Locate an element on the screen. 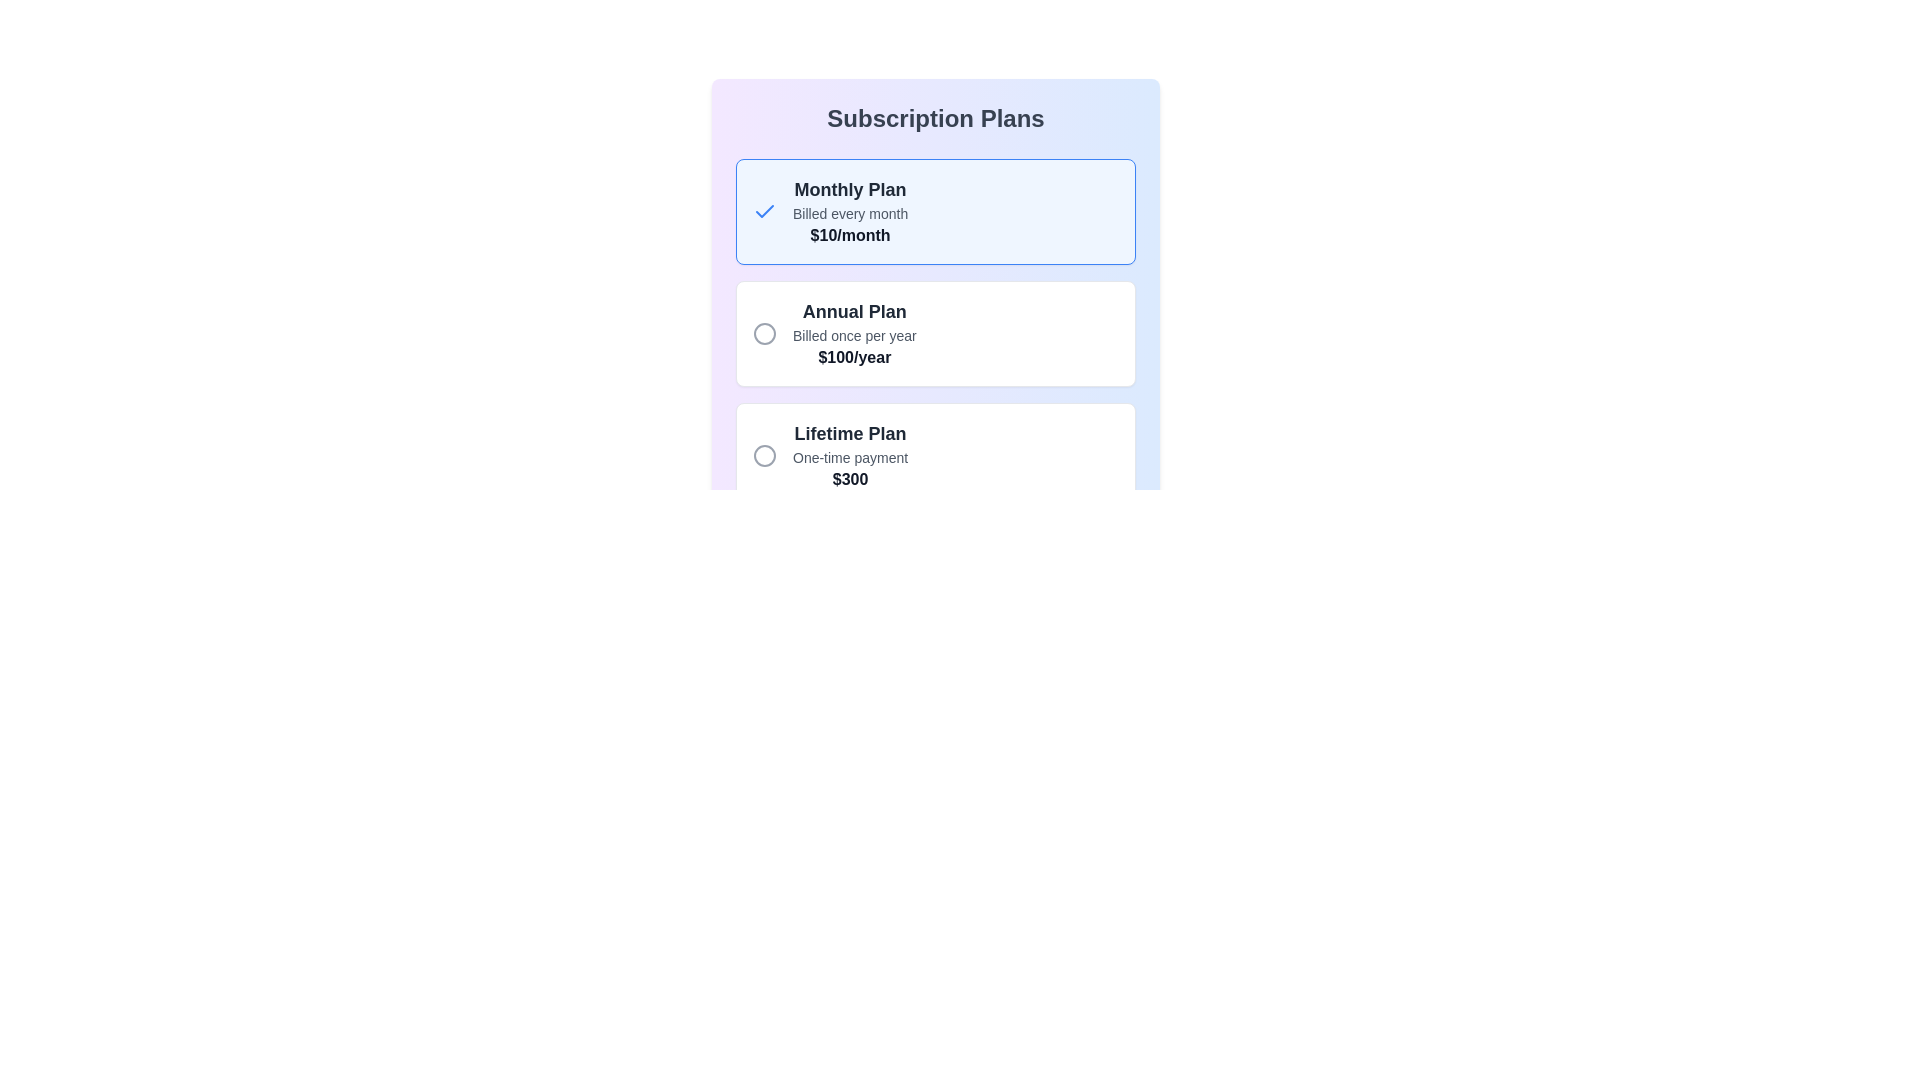  the static text label displaying 'One-time payment', which is positioned below the title 'Lifetime Plan' and above the price '$300' is located at coordinates (850, 458).